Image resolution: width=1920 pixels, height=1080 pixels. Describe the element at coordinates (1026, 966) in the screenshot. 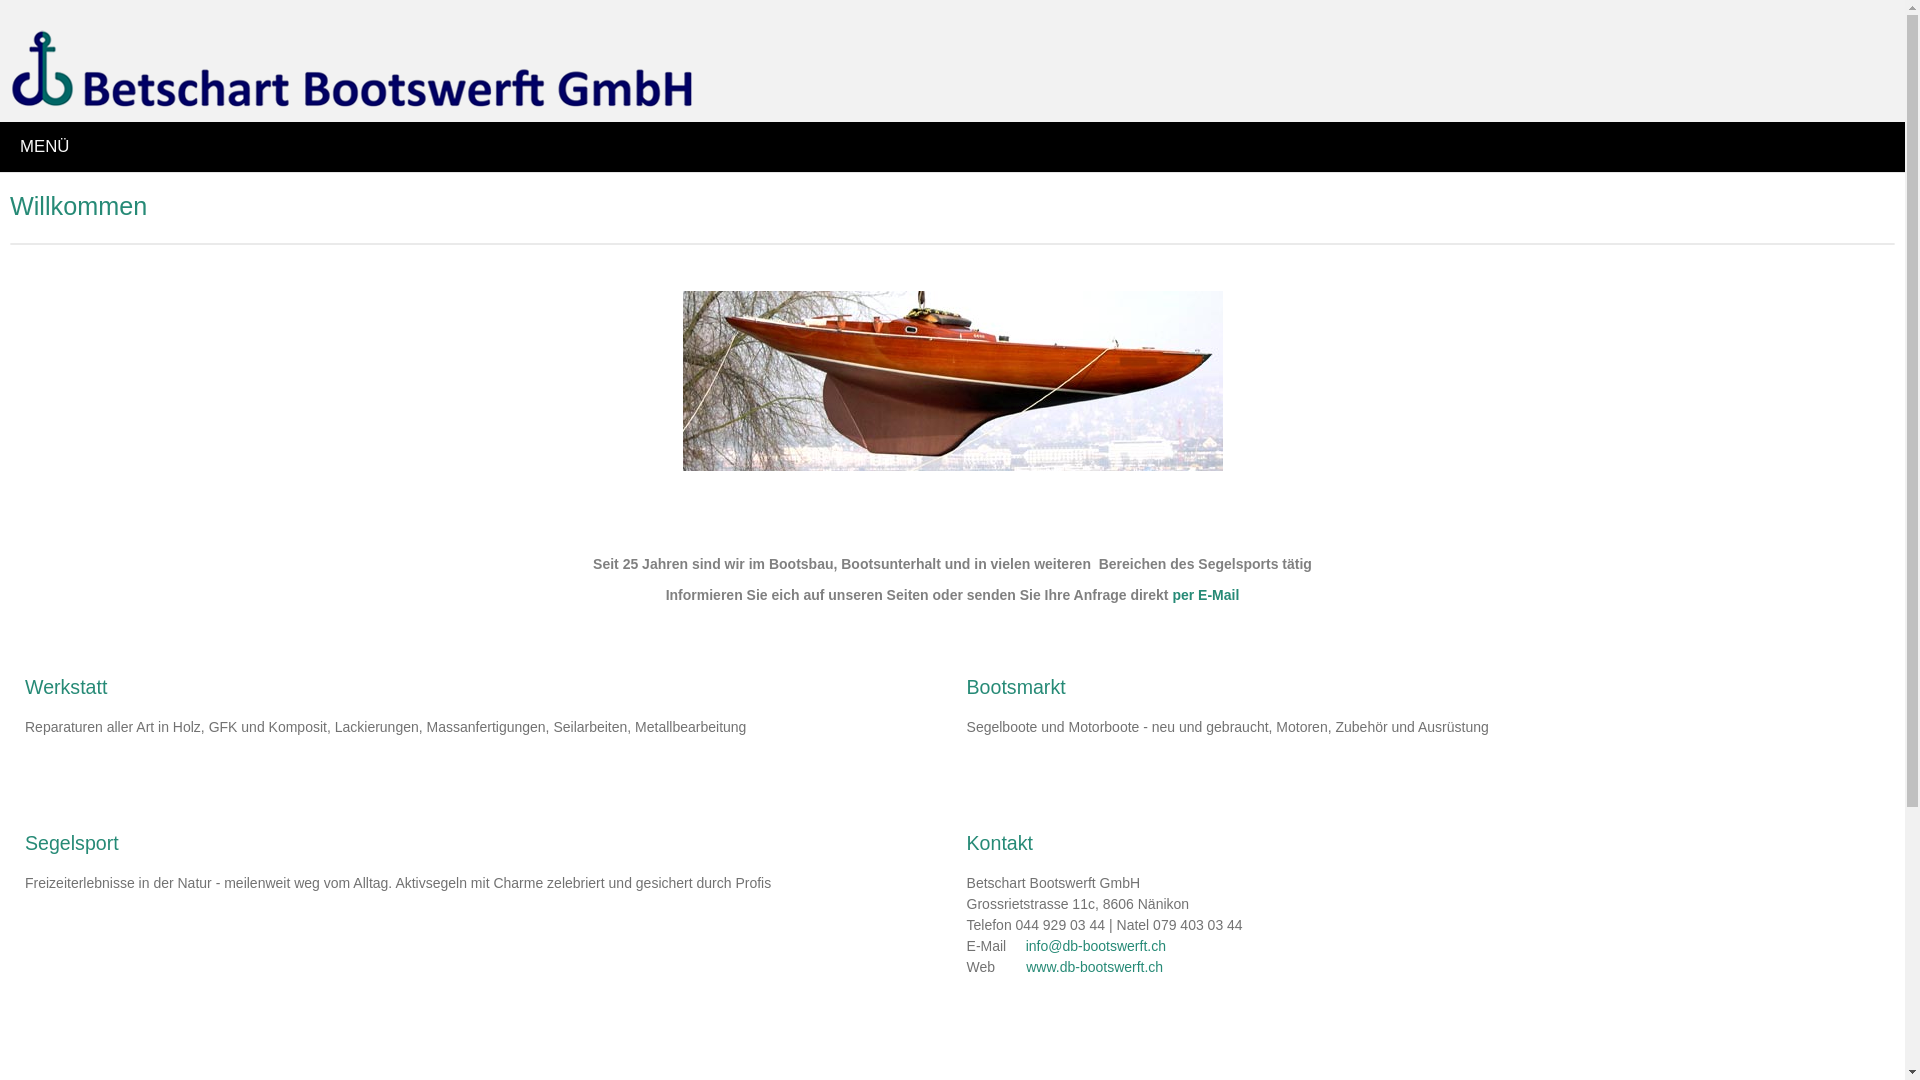

I see `'www.db-bootswerft.ch'` at that location.